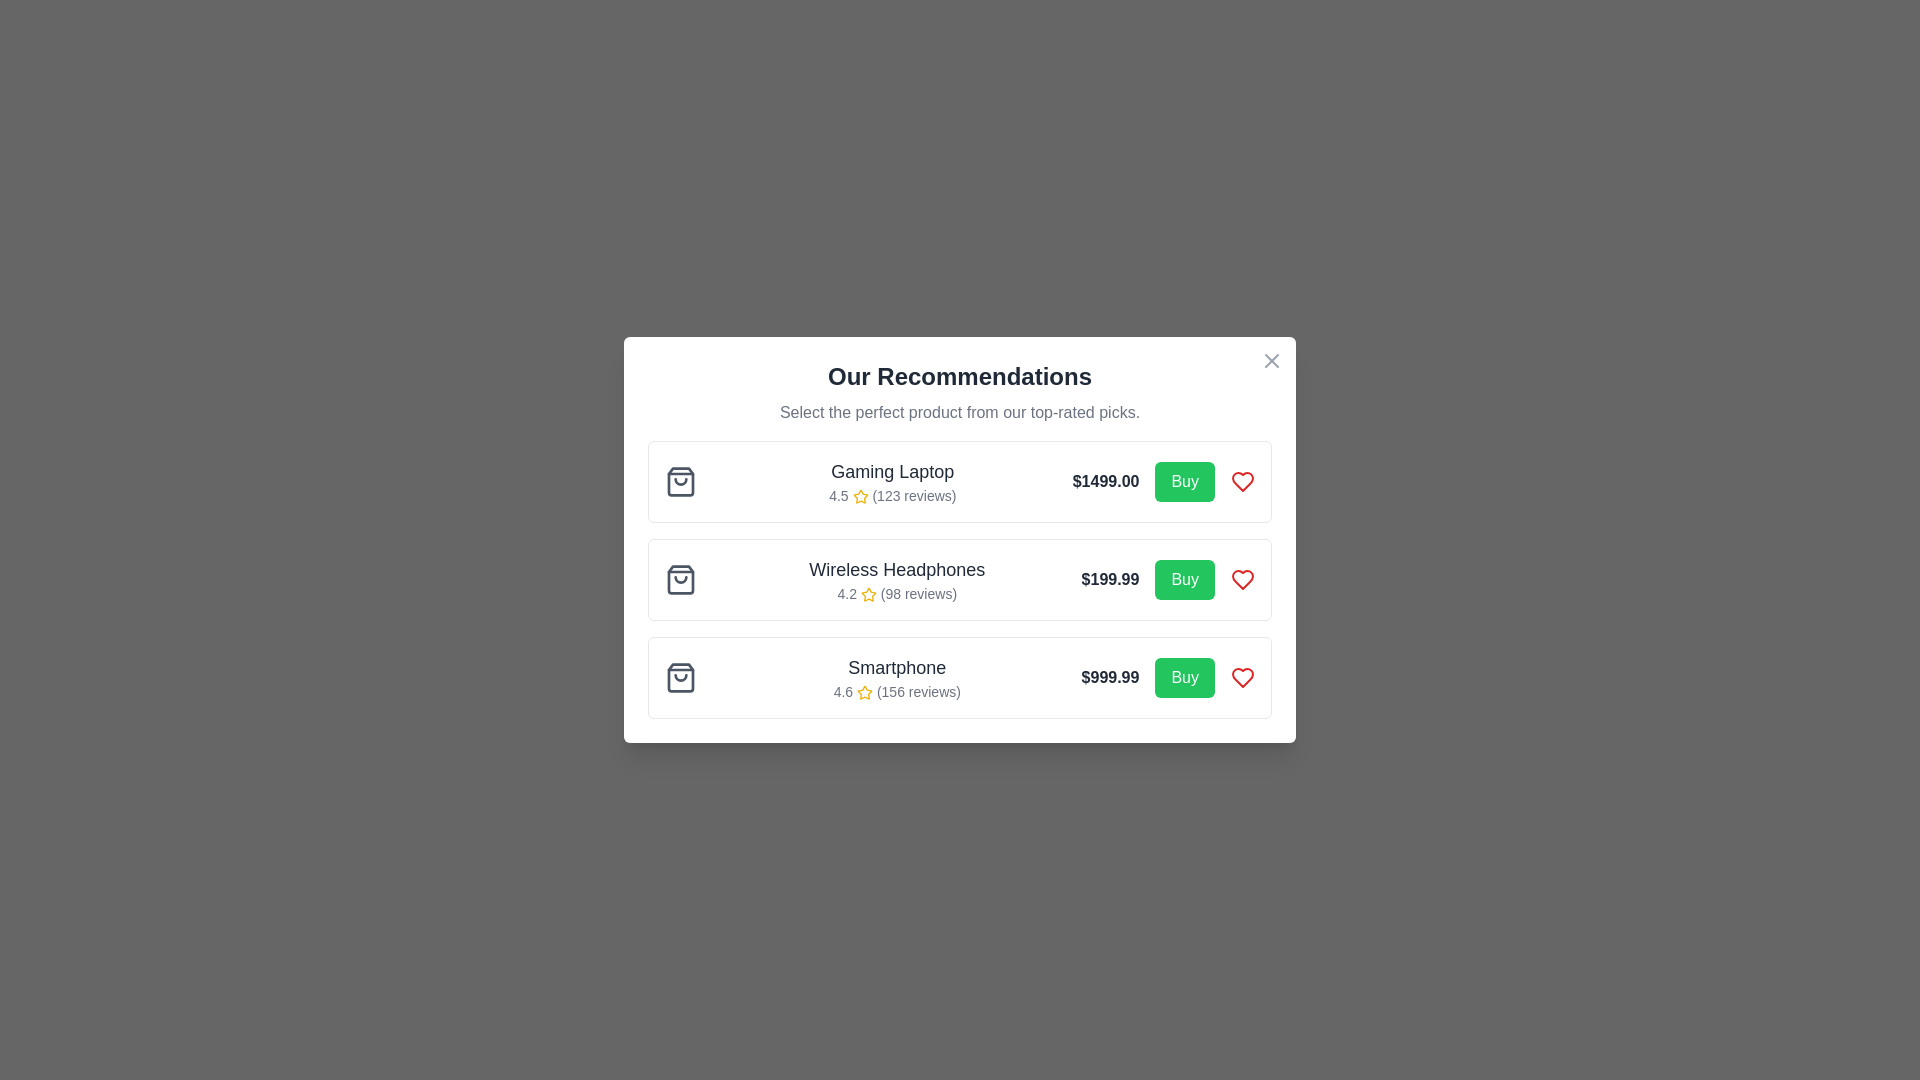 Image resolution: width=1920 pixels, height=1080 pixels. Describe the element at coordinates (1242, 482) in the screenshot. I see `the Heart icon located at the far-right end of the 'Gaming Laptop' product listing` at that location.